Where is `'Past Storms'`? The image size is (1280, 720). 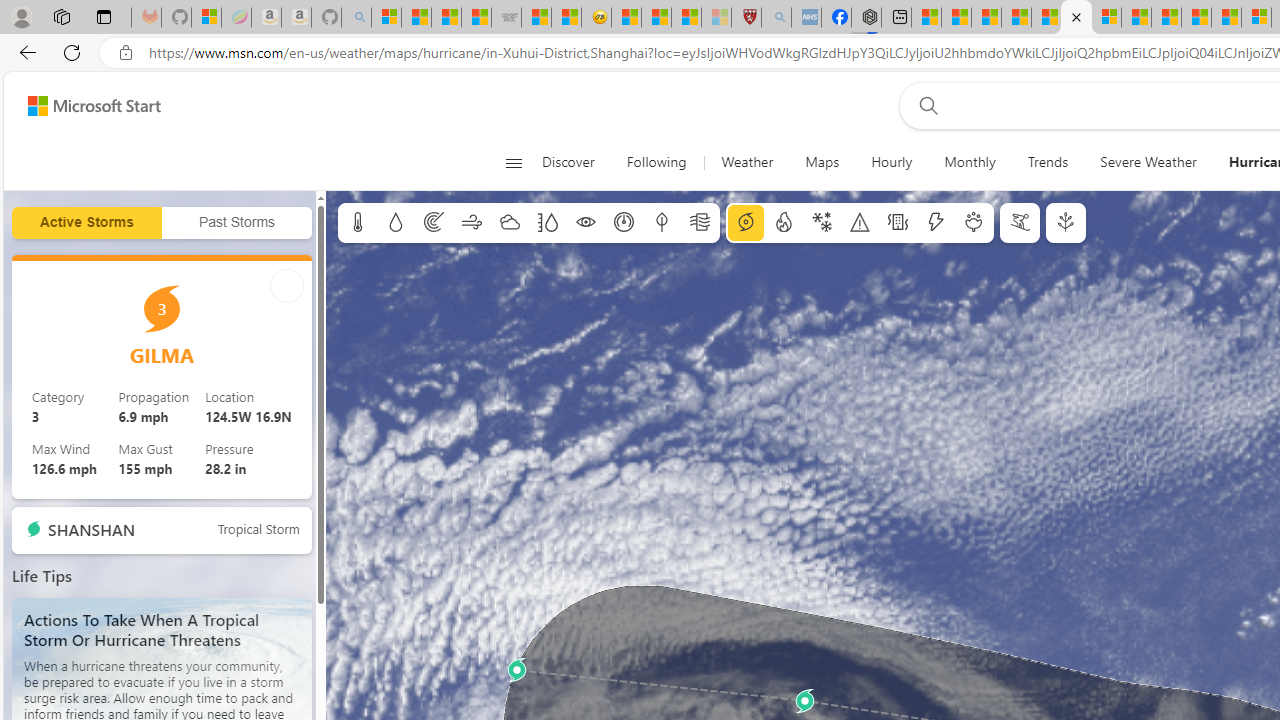 'Past Storms' is located at coordinates (237, 223).